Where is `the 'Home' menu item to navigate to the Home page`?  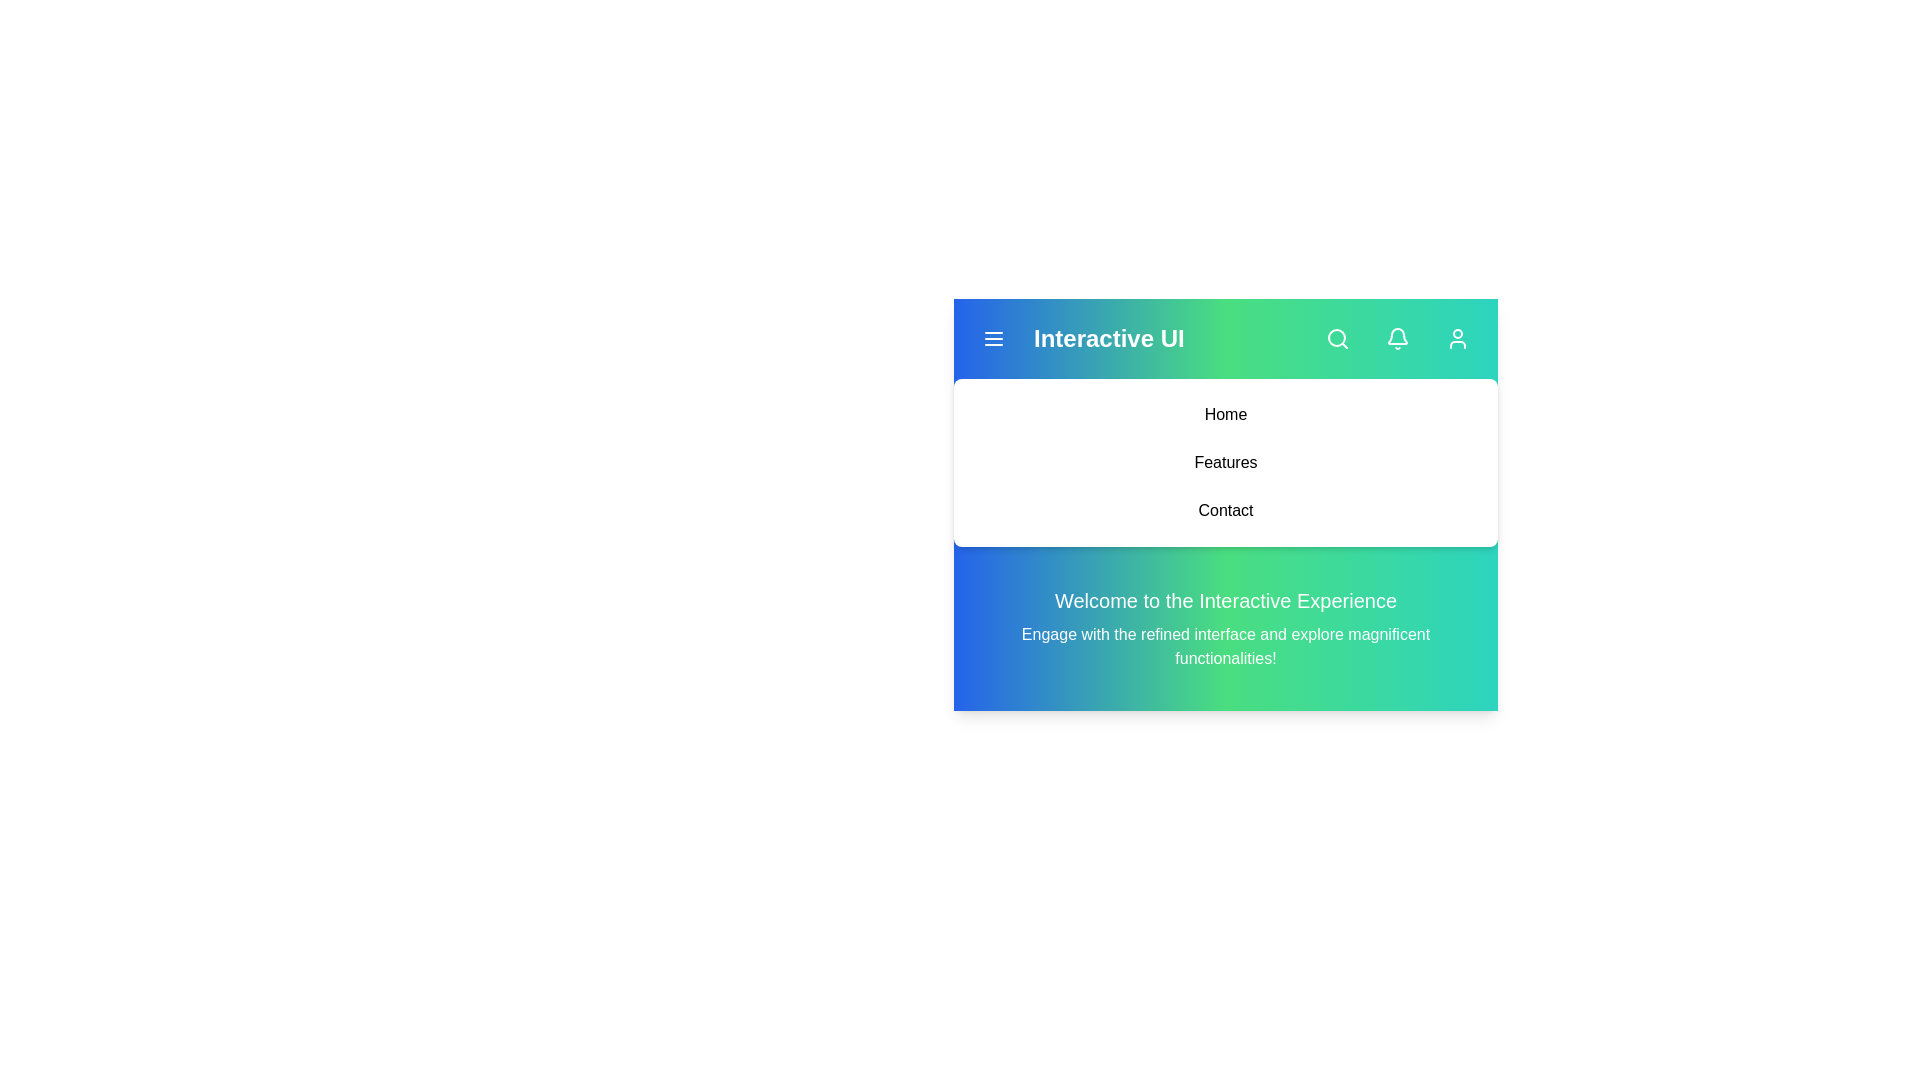
the 'Home' menu item to navigate to the Home page is located at coordinates (1224, 414).